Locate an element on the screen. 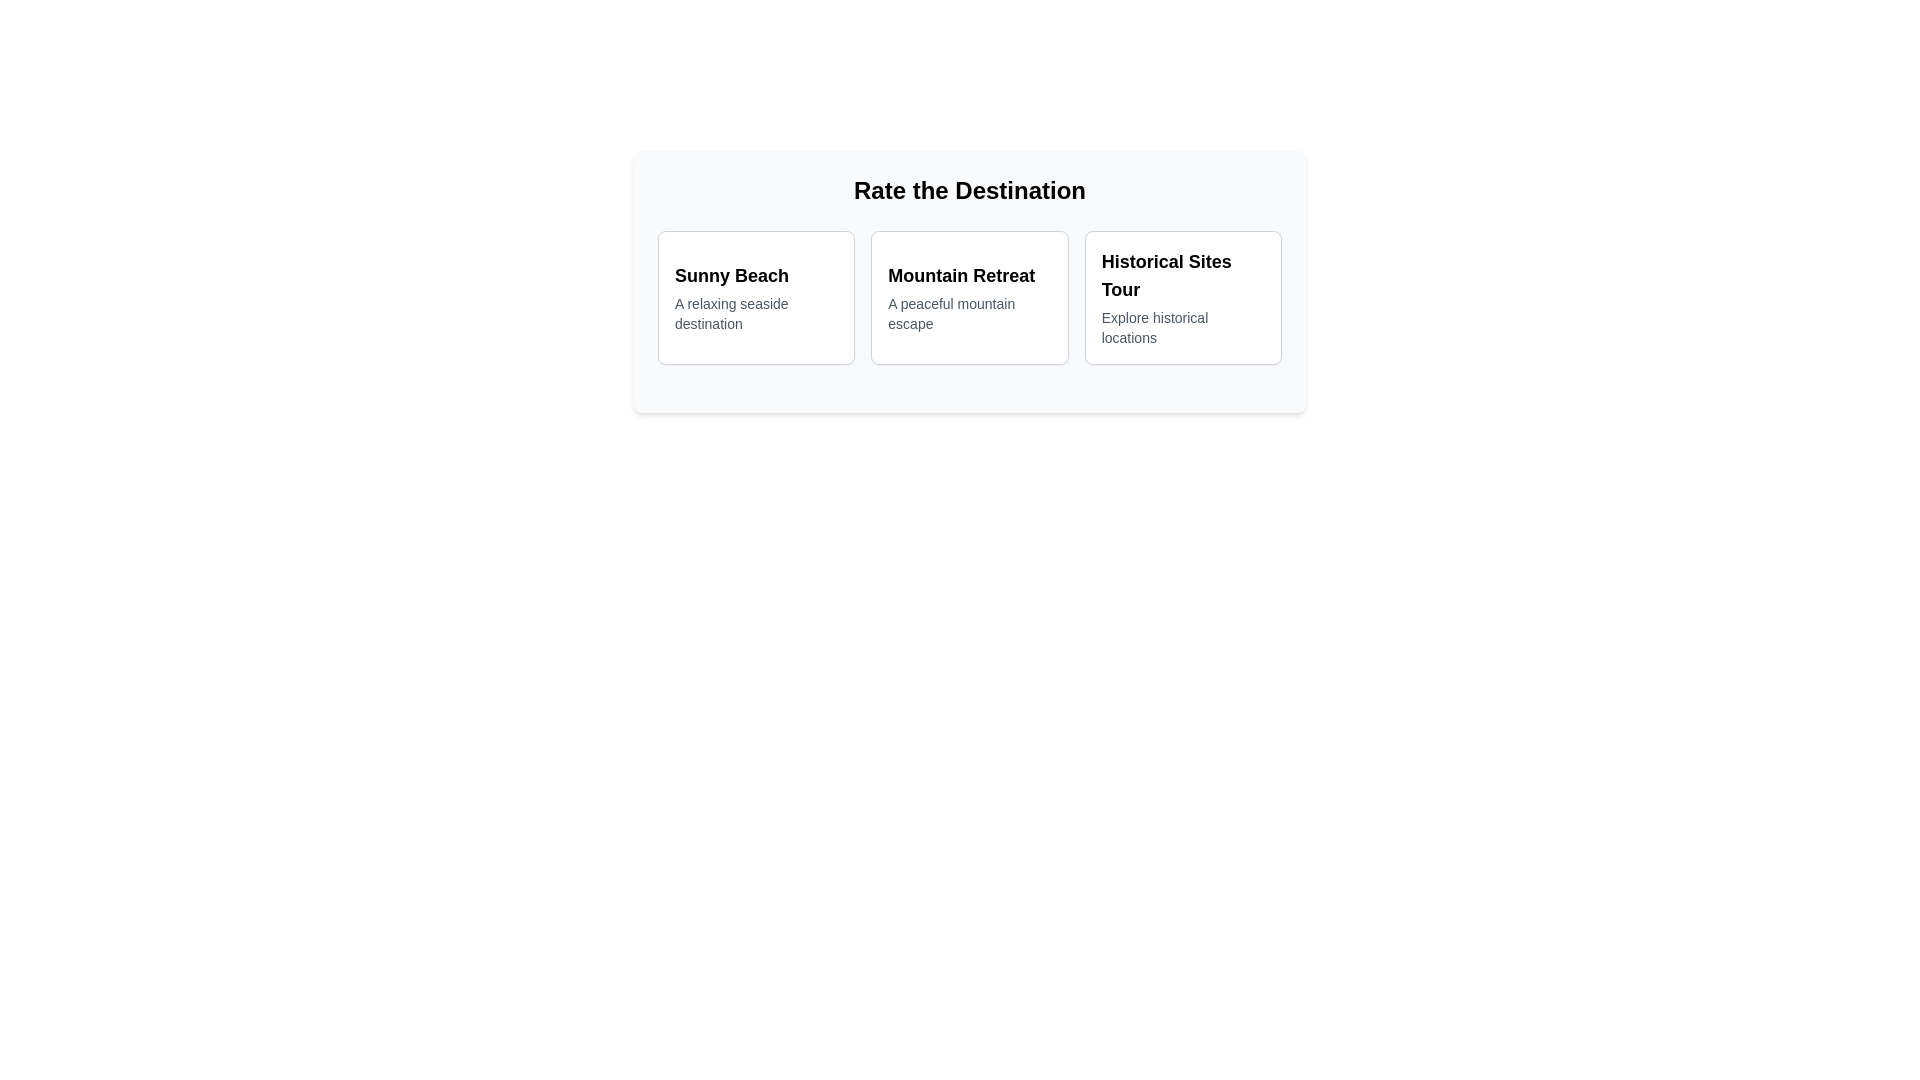 Image resolution: width=1920 pixels, height=1080 pixels. the descriptive text located directly beneath the 'Mountain Retreat' title in the middle card of a three-column layout is located at coordinates (969, 313).